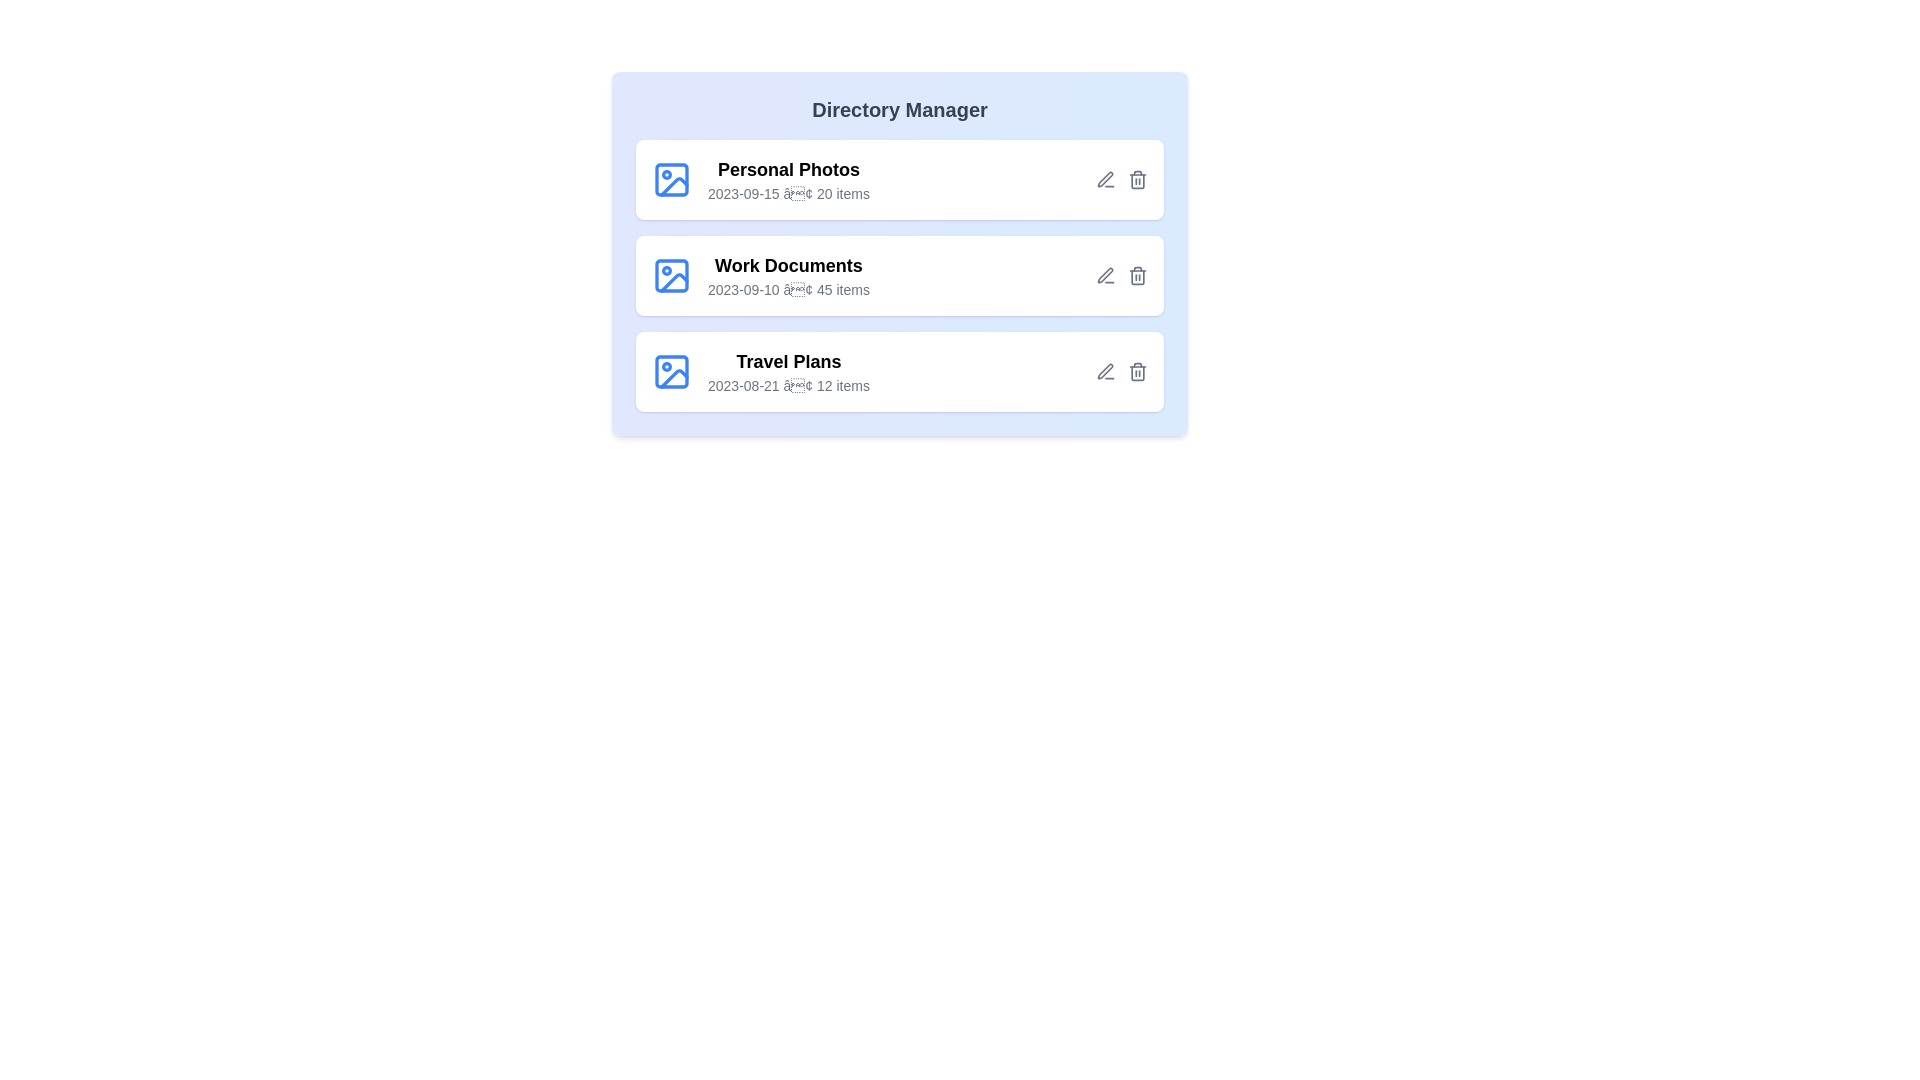 Image resolution: width=1920 pixels, height=1080 pixels. What do you see at coordinates (899, 371) in the screenshot?
I see `the directory named Travel Plans from the list` at bounding box center [899, 371].